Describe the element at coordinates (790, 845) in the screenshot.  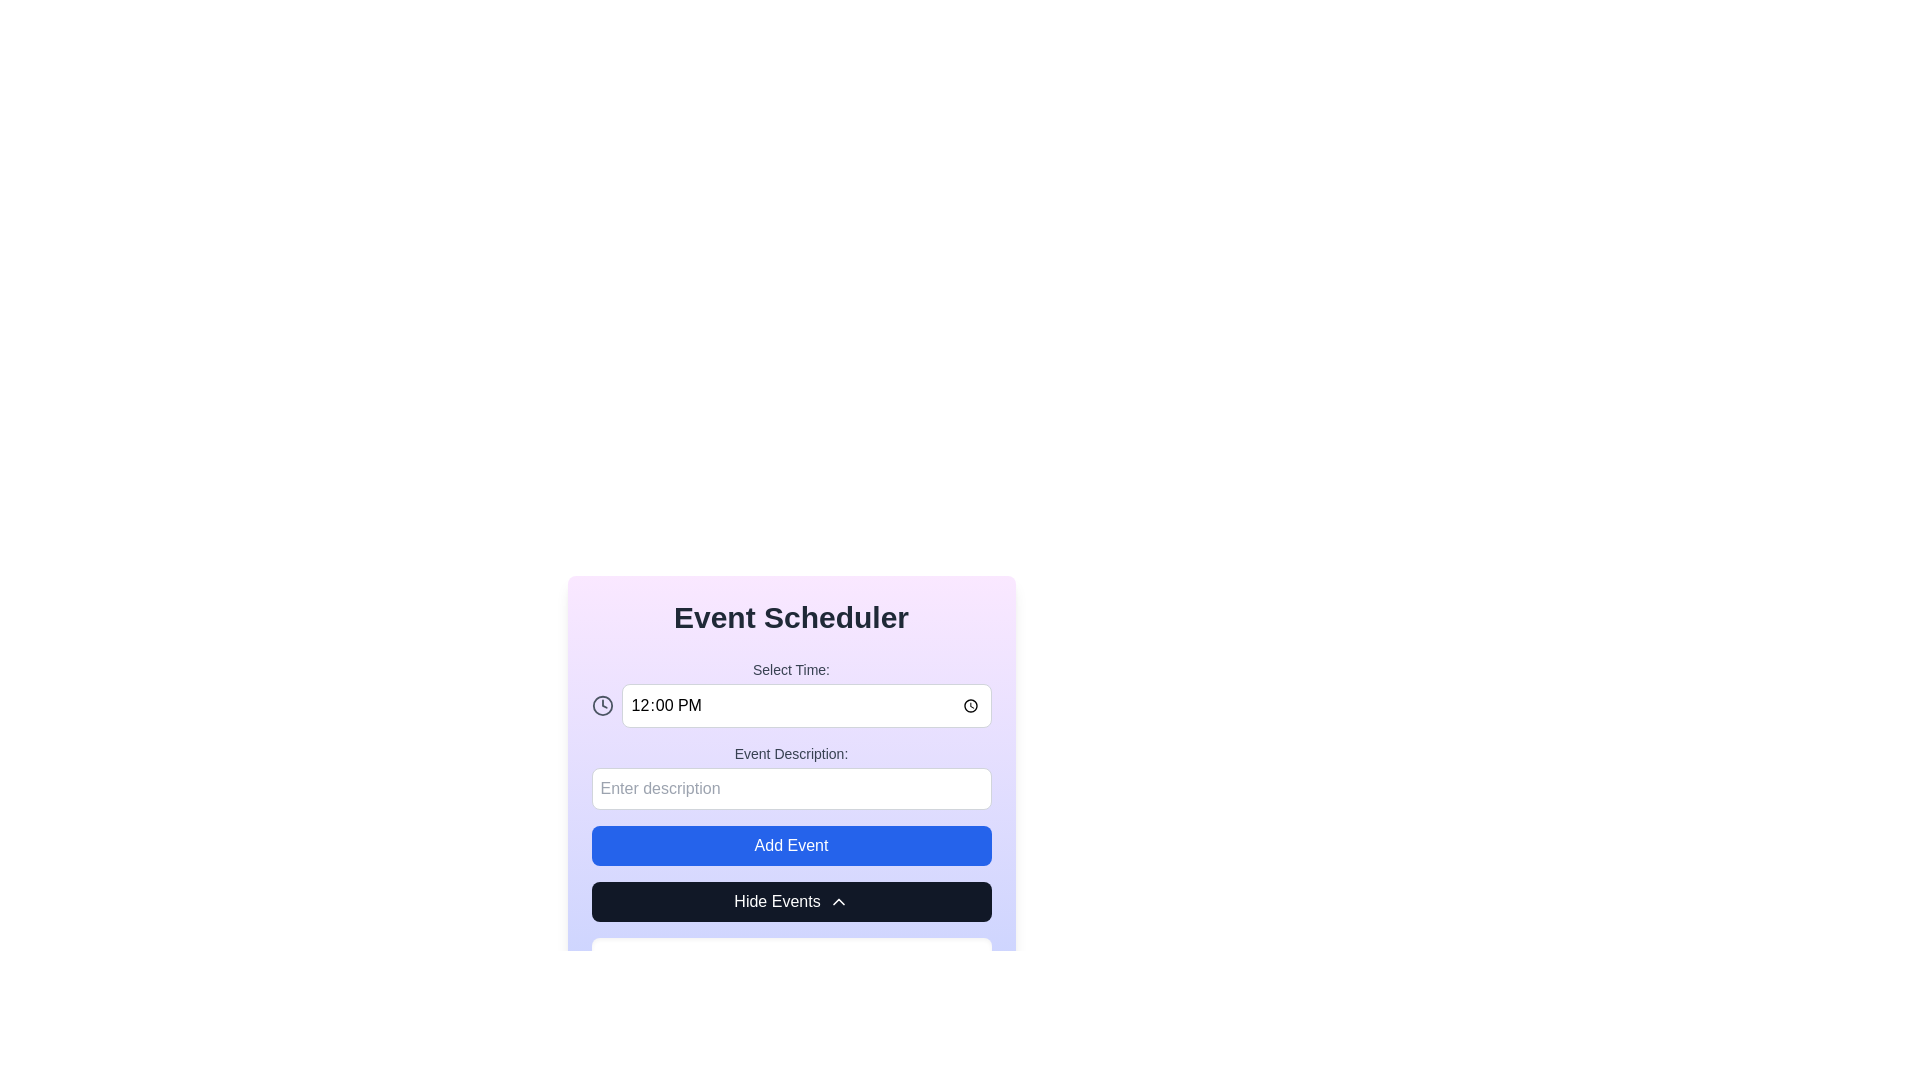
I see `the rectangular button with a blue background and white text that reads 'Add Event'` at that location.